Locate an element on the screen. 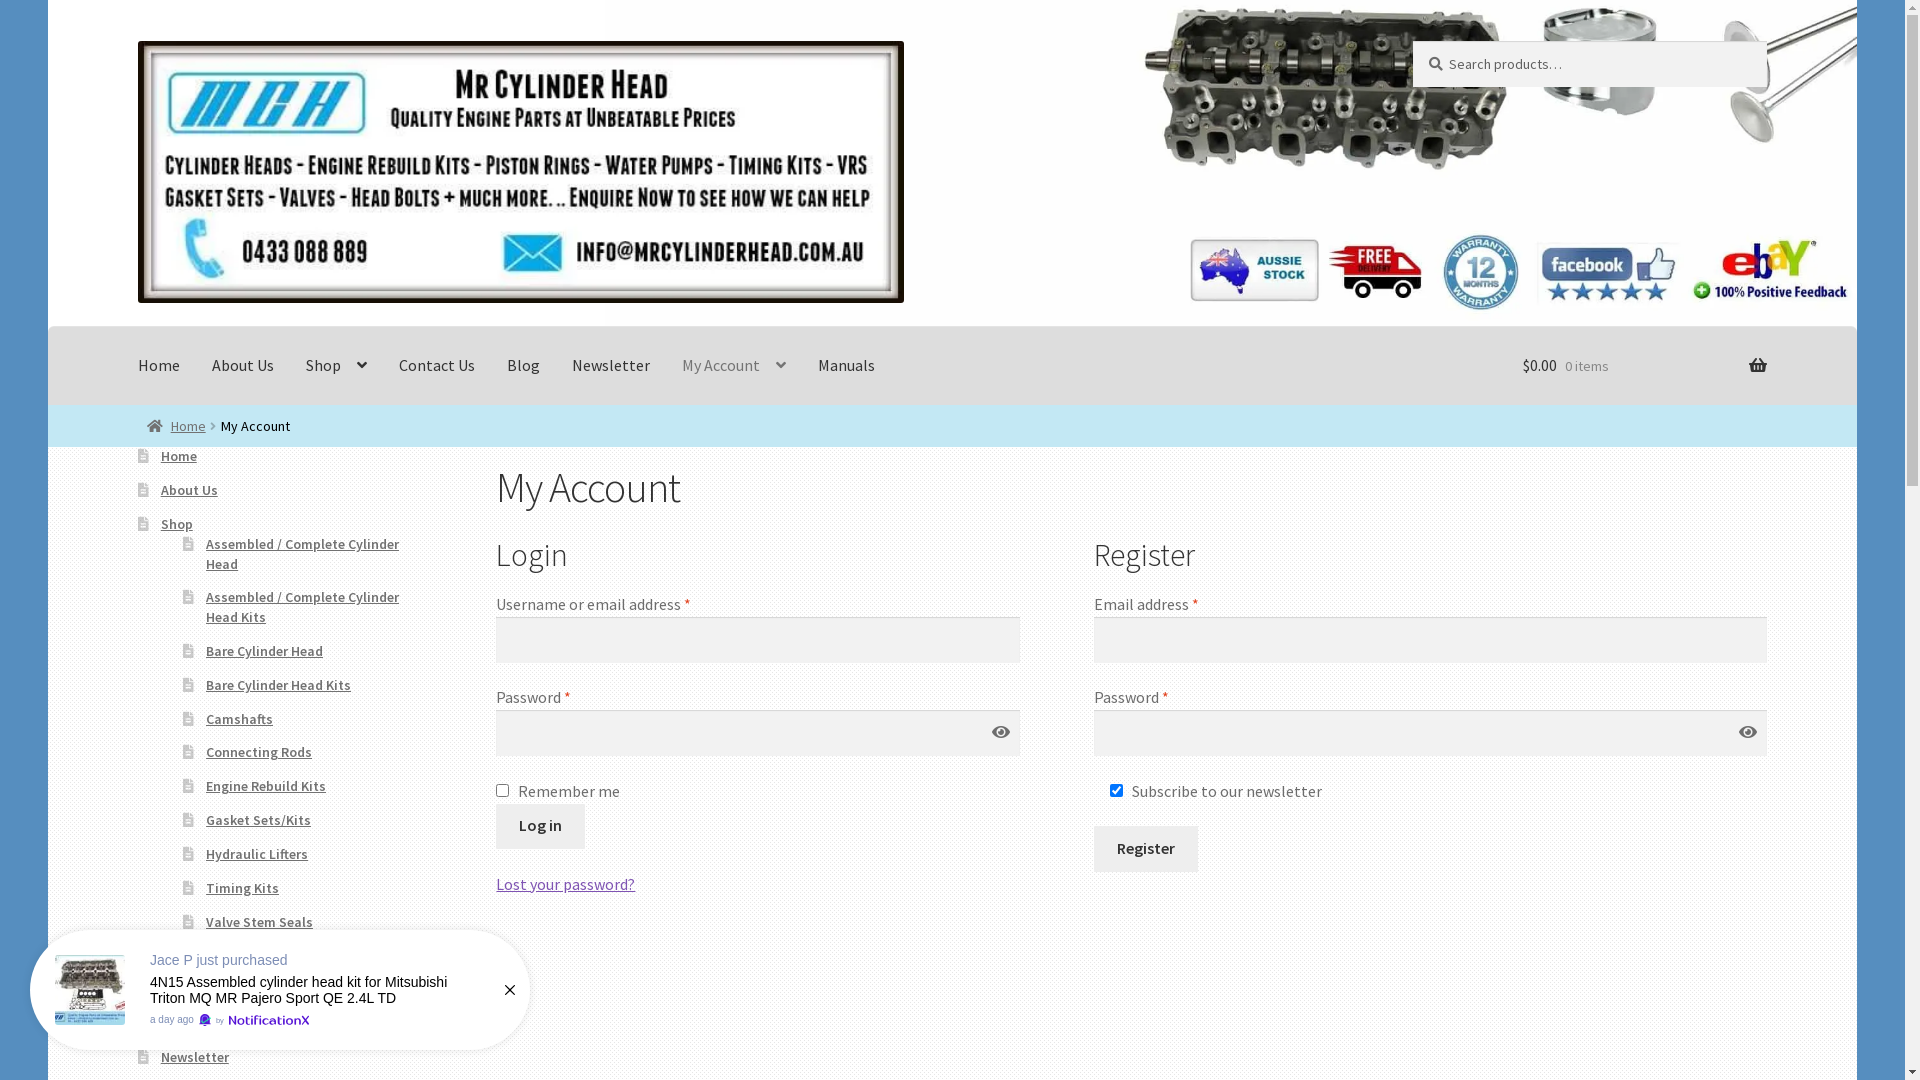 This screenshot has height=1080, width=1920. 'Shop' is located at coordinates (336, 365).